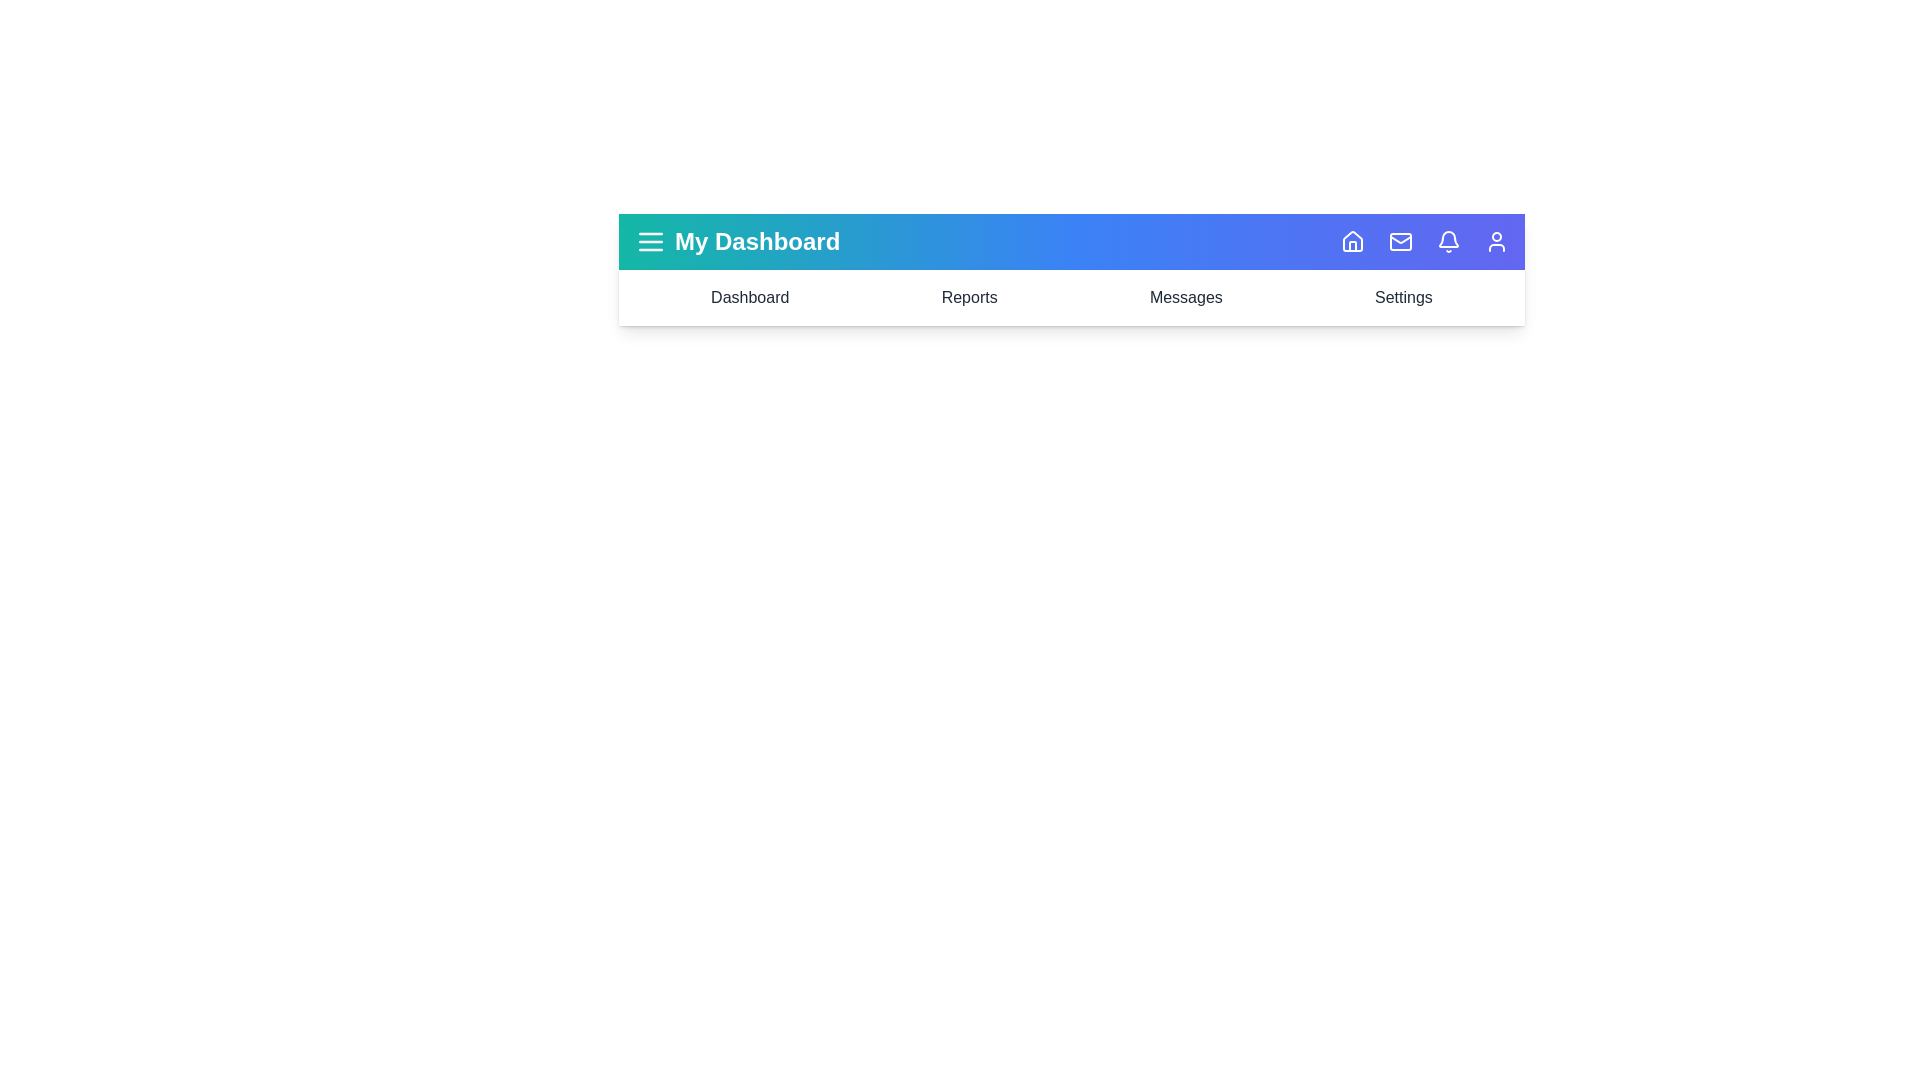 This screenshot has height=1080, width=1920. What do you see at coordinates (1497, 241) in the screenshot?
I see `the user icon in the top bar` at bounding box center [1497, 241].